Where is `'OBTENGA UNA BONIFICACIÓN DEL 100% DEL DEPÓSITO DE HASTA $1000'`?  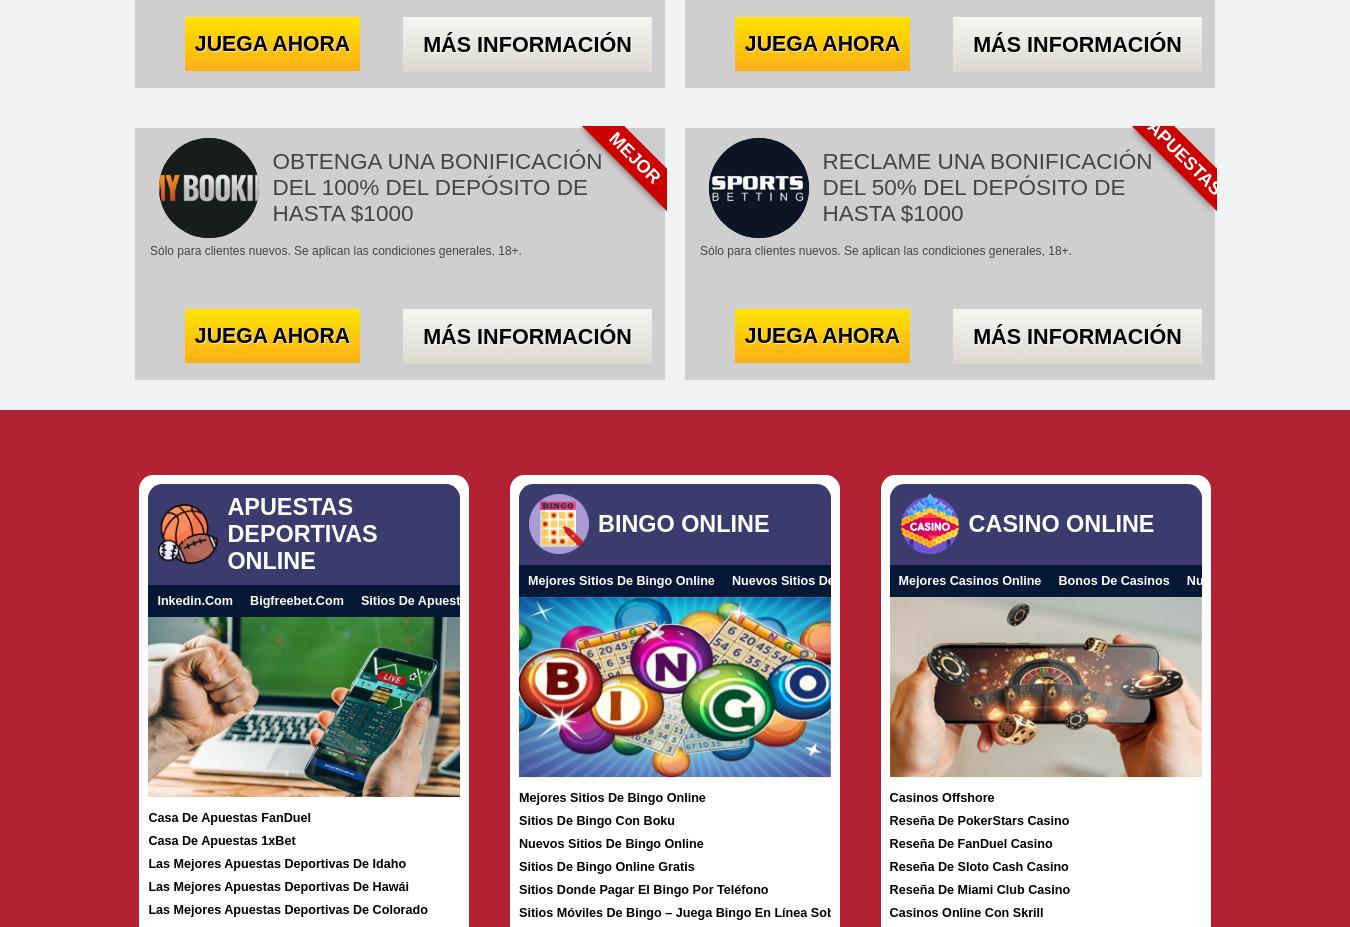 'OBTENGA UNA BONIFICACIÓN DEL 100% DEL DEPÓSITO DE HASTA $1000' is located at coordinates (436, 187).